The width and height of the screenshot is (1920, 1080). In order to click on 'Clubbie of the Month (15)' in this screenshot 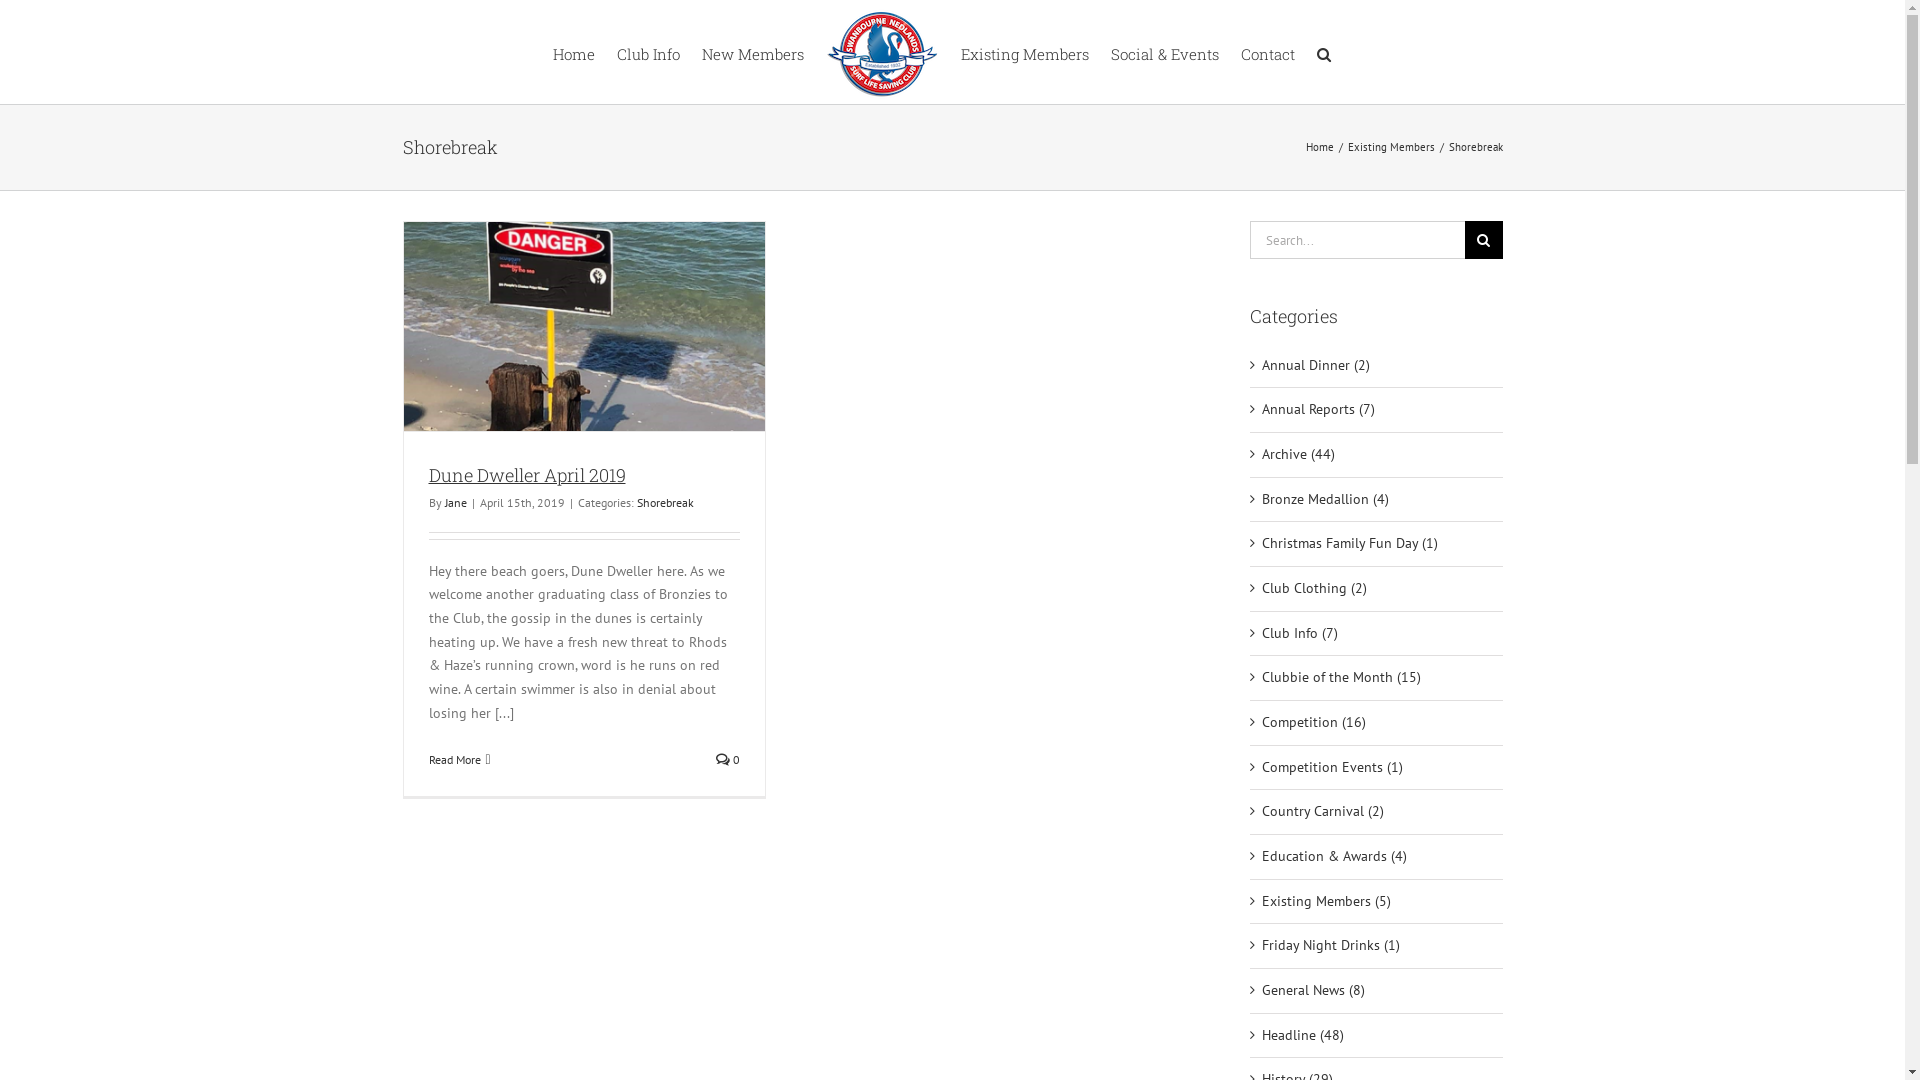, I will do `click(1261, 677)`.